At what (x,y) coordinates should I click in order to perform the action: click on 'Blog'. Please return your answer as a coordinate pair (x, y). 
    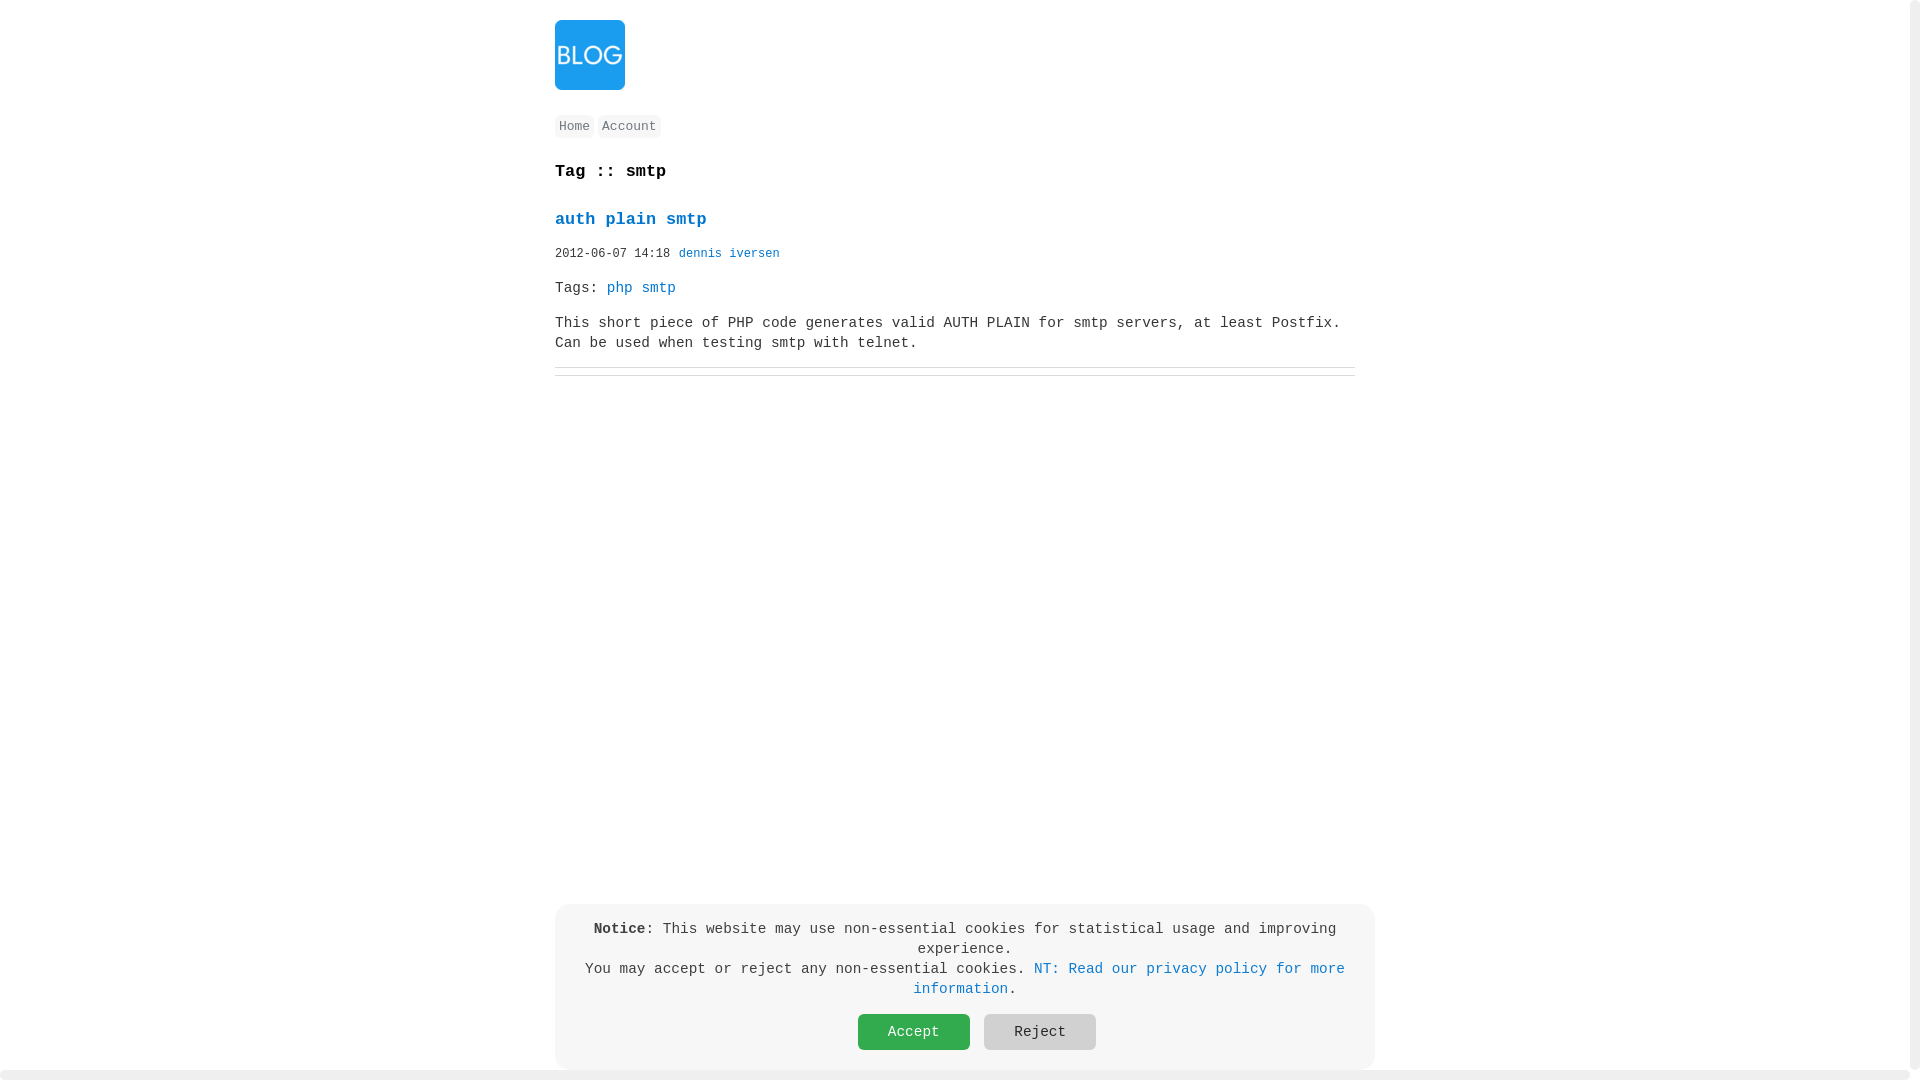
    Looking at the image, I should click on (589, 84).